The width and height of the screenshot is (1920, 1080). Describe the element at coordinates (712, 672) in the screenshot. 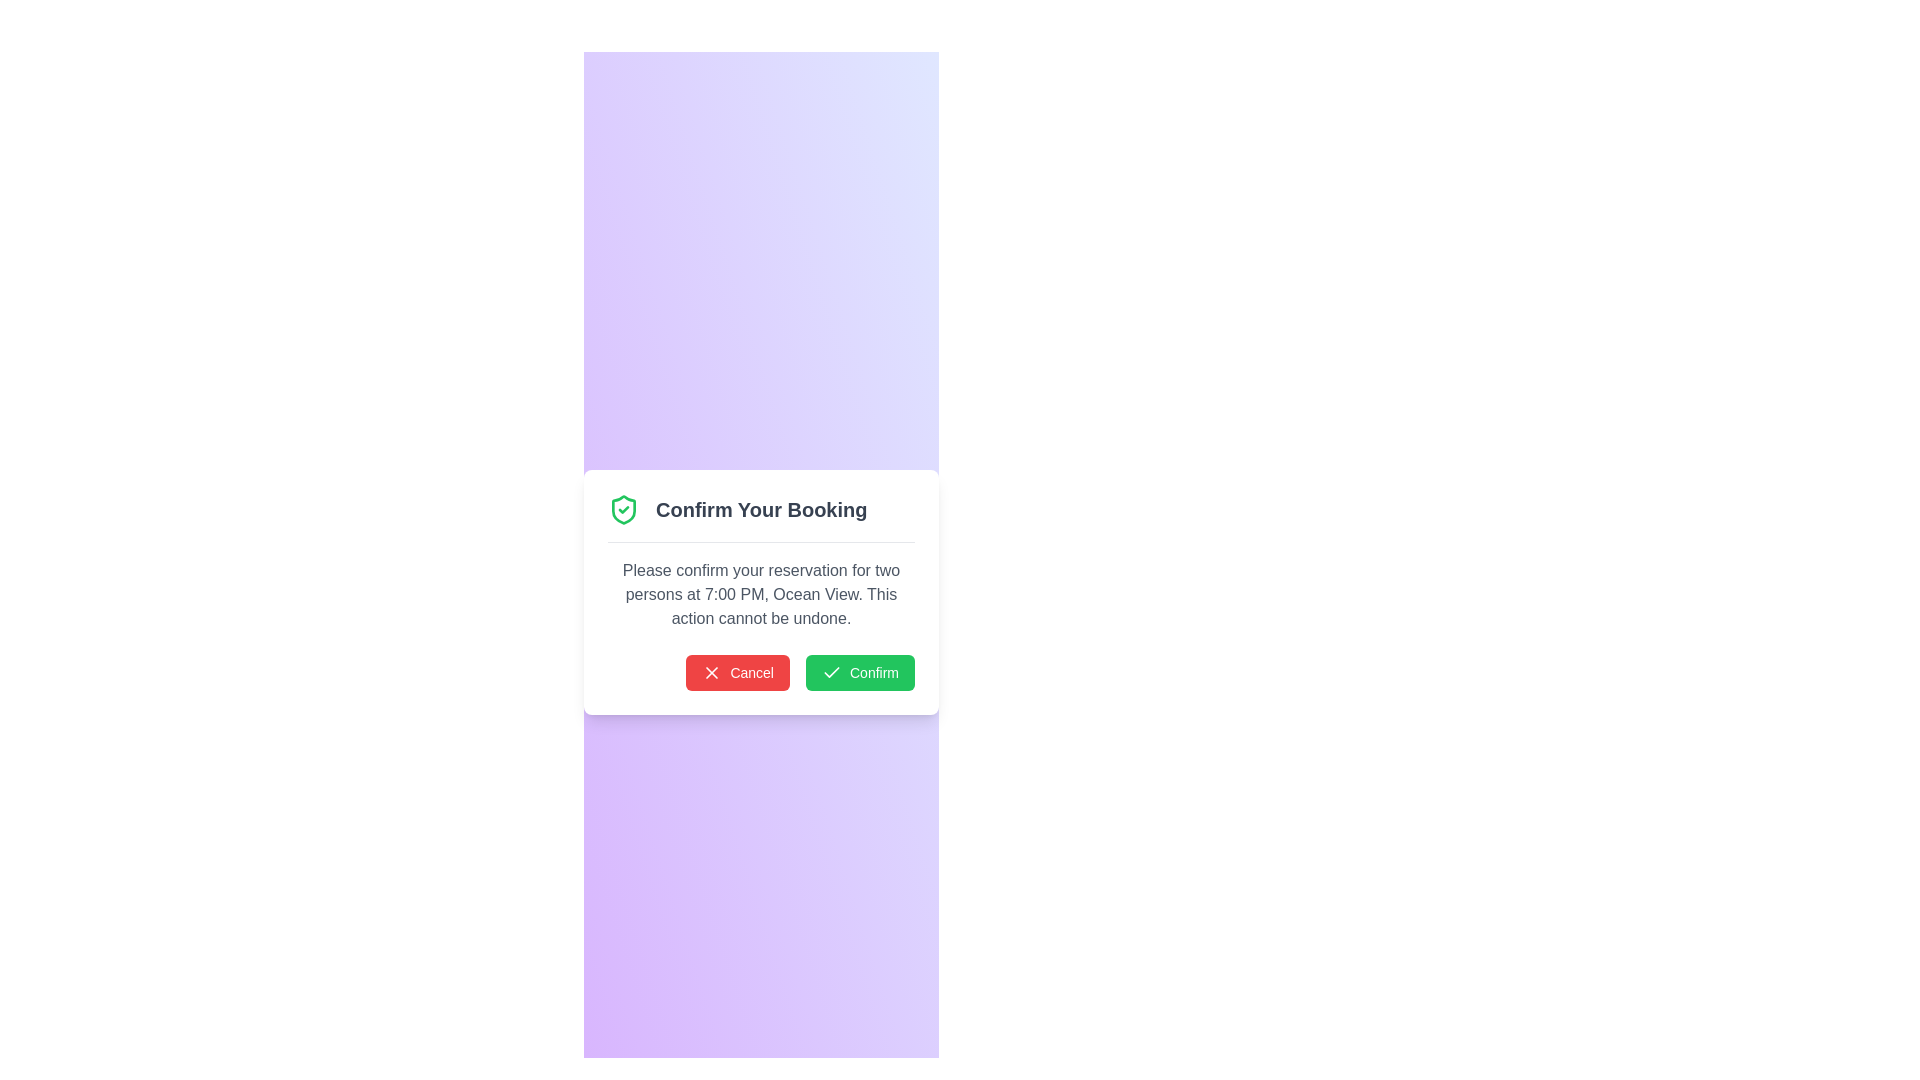

I see `the 'X' icon on the left side of the red 'Cancel' button` at that location.